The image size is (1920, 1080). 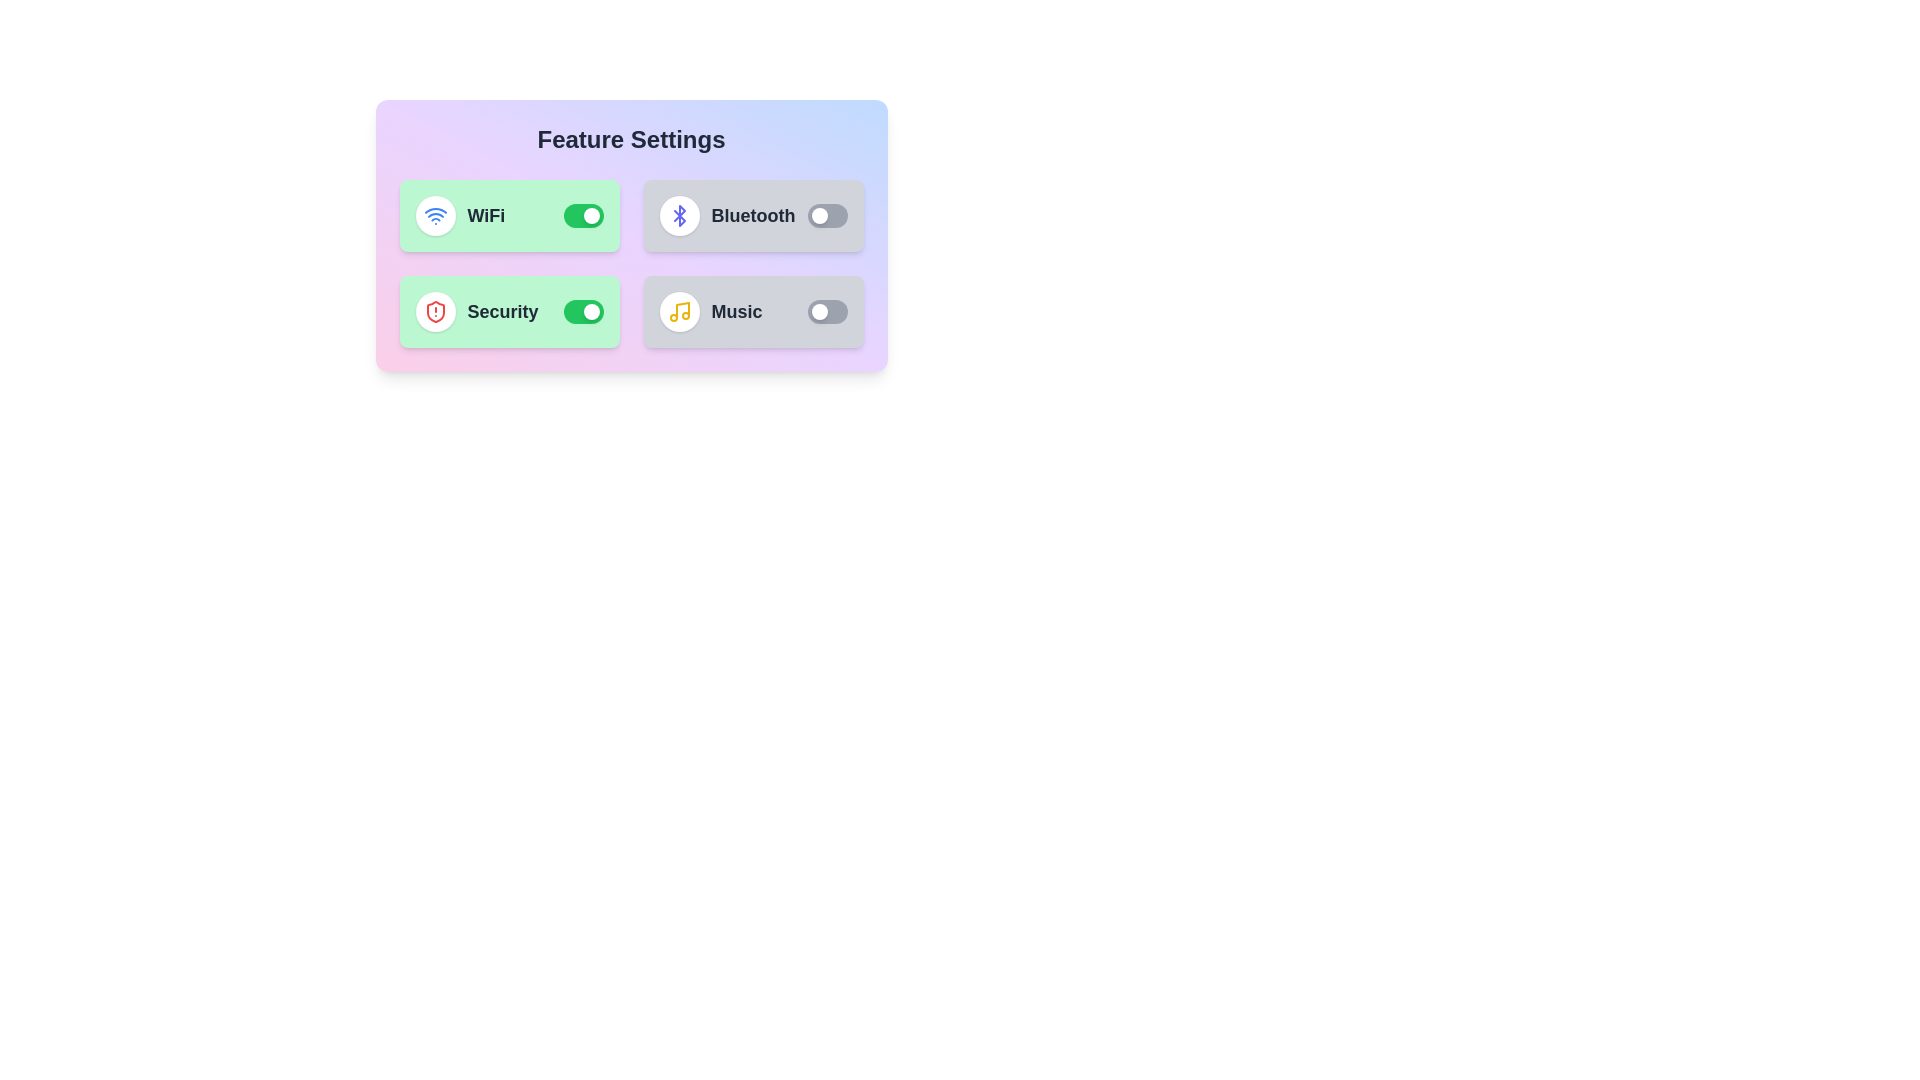 I want to click on the toggle switch for the WiFi feature to change its state, so click(x=582, y=216).